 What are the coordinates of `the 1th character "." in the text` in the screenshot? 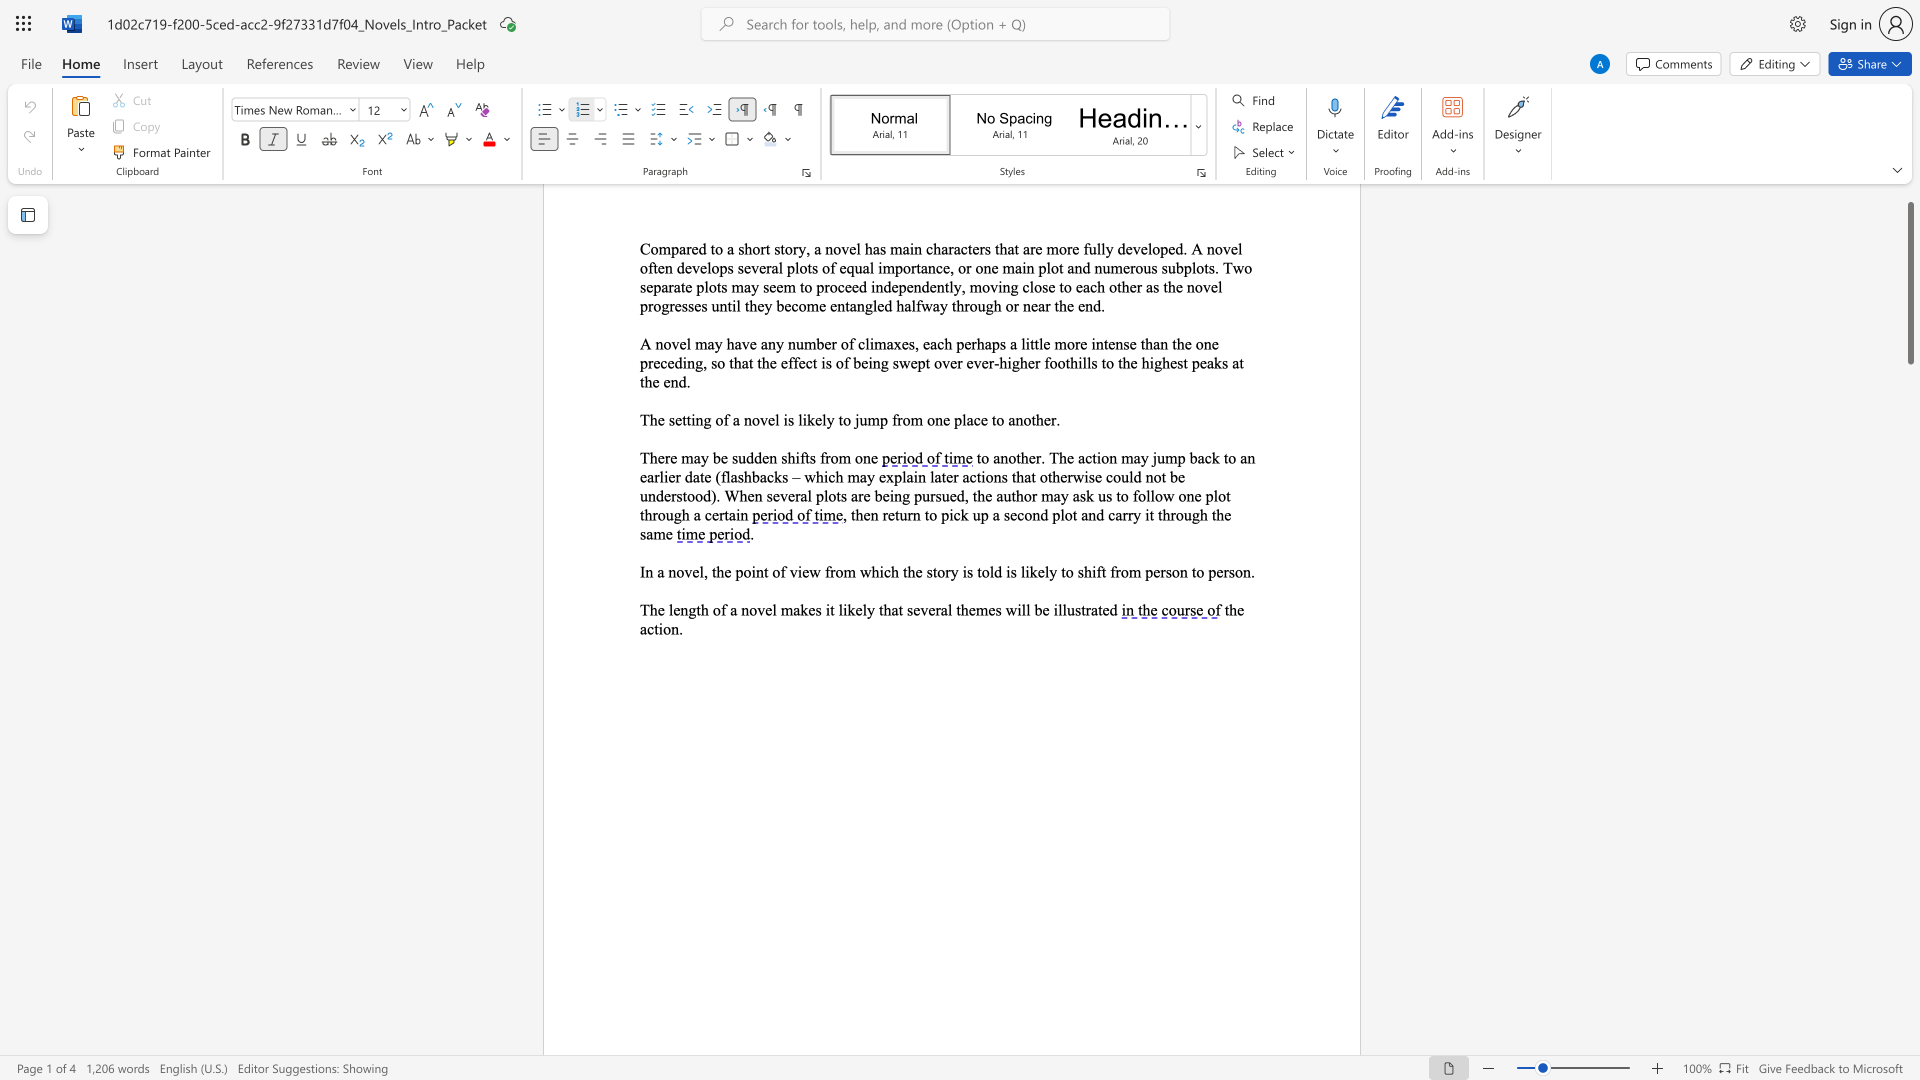 It's located at (681, 627).